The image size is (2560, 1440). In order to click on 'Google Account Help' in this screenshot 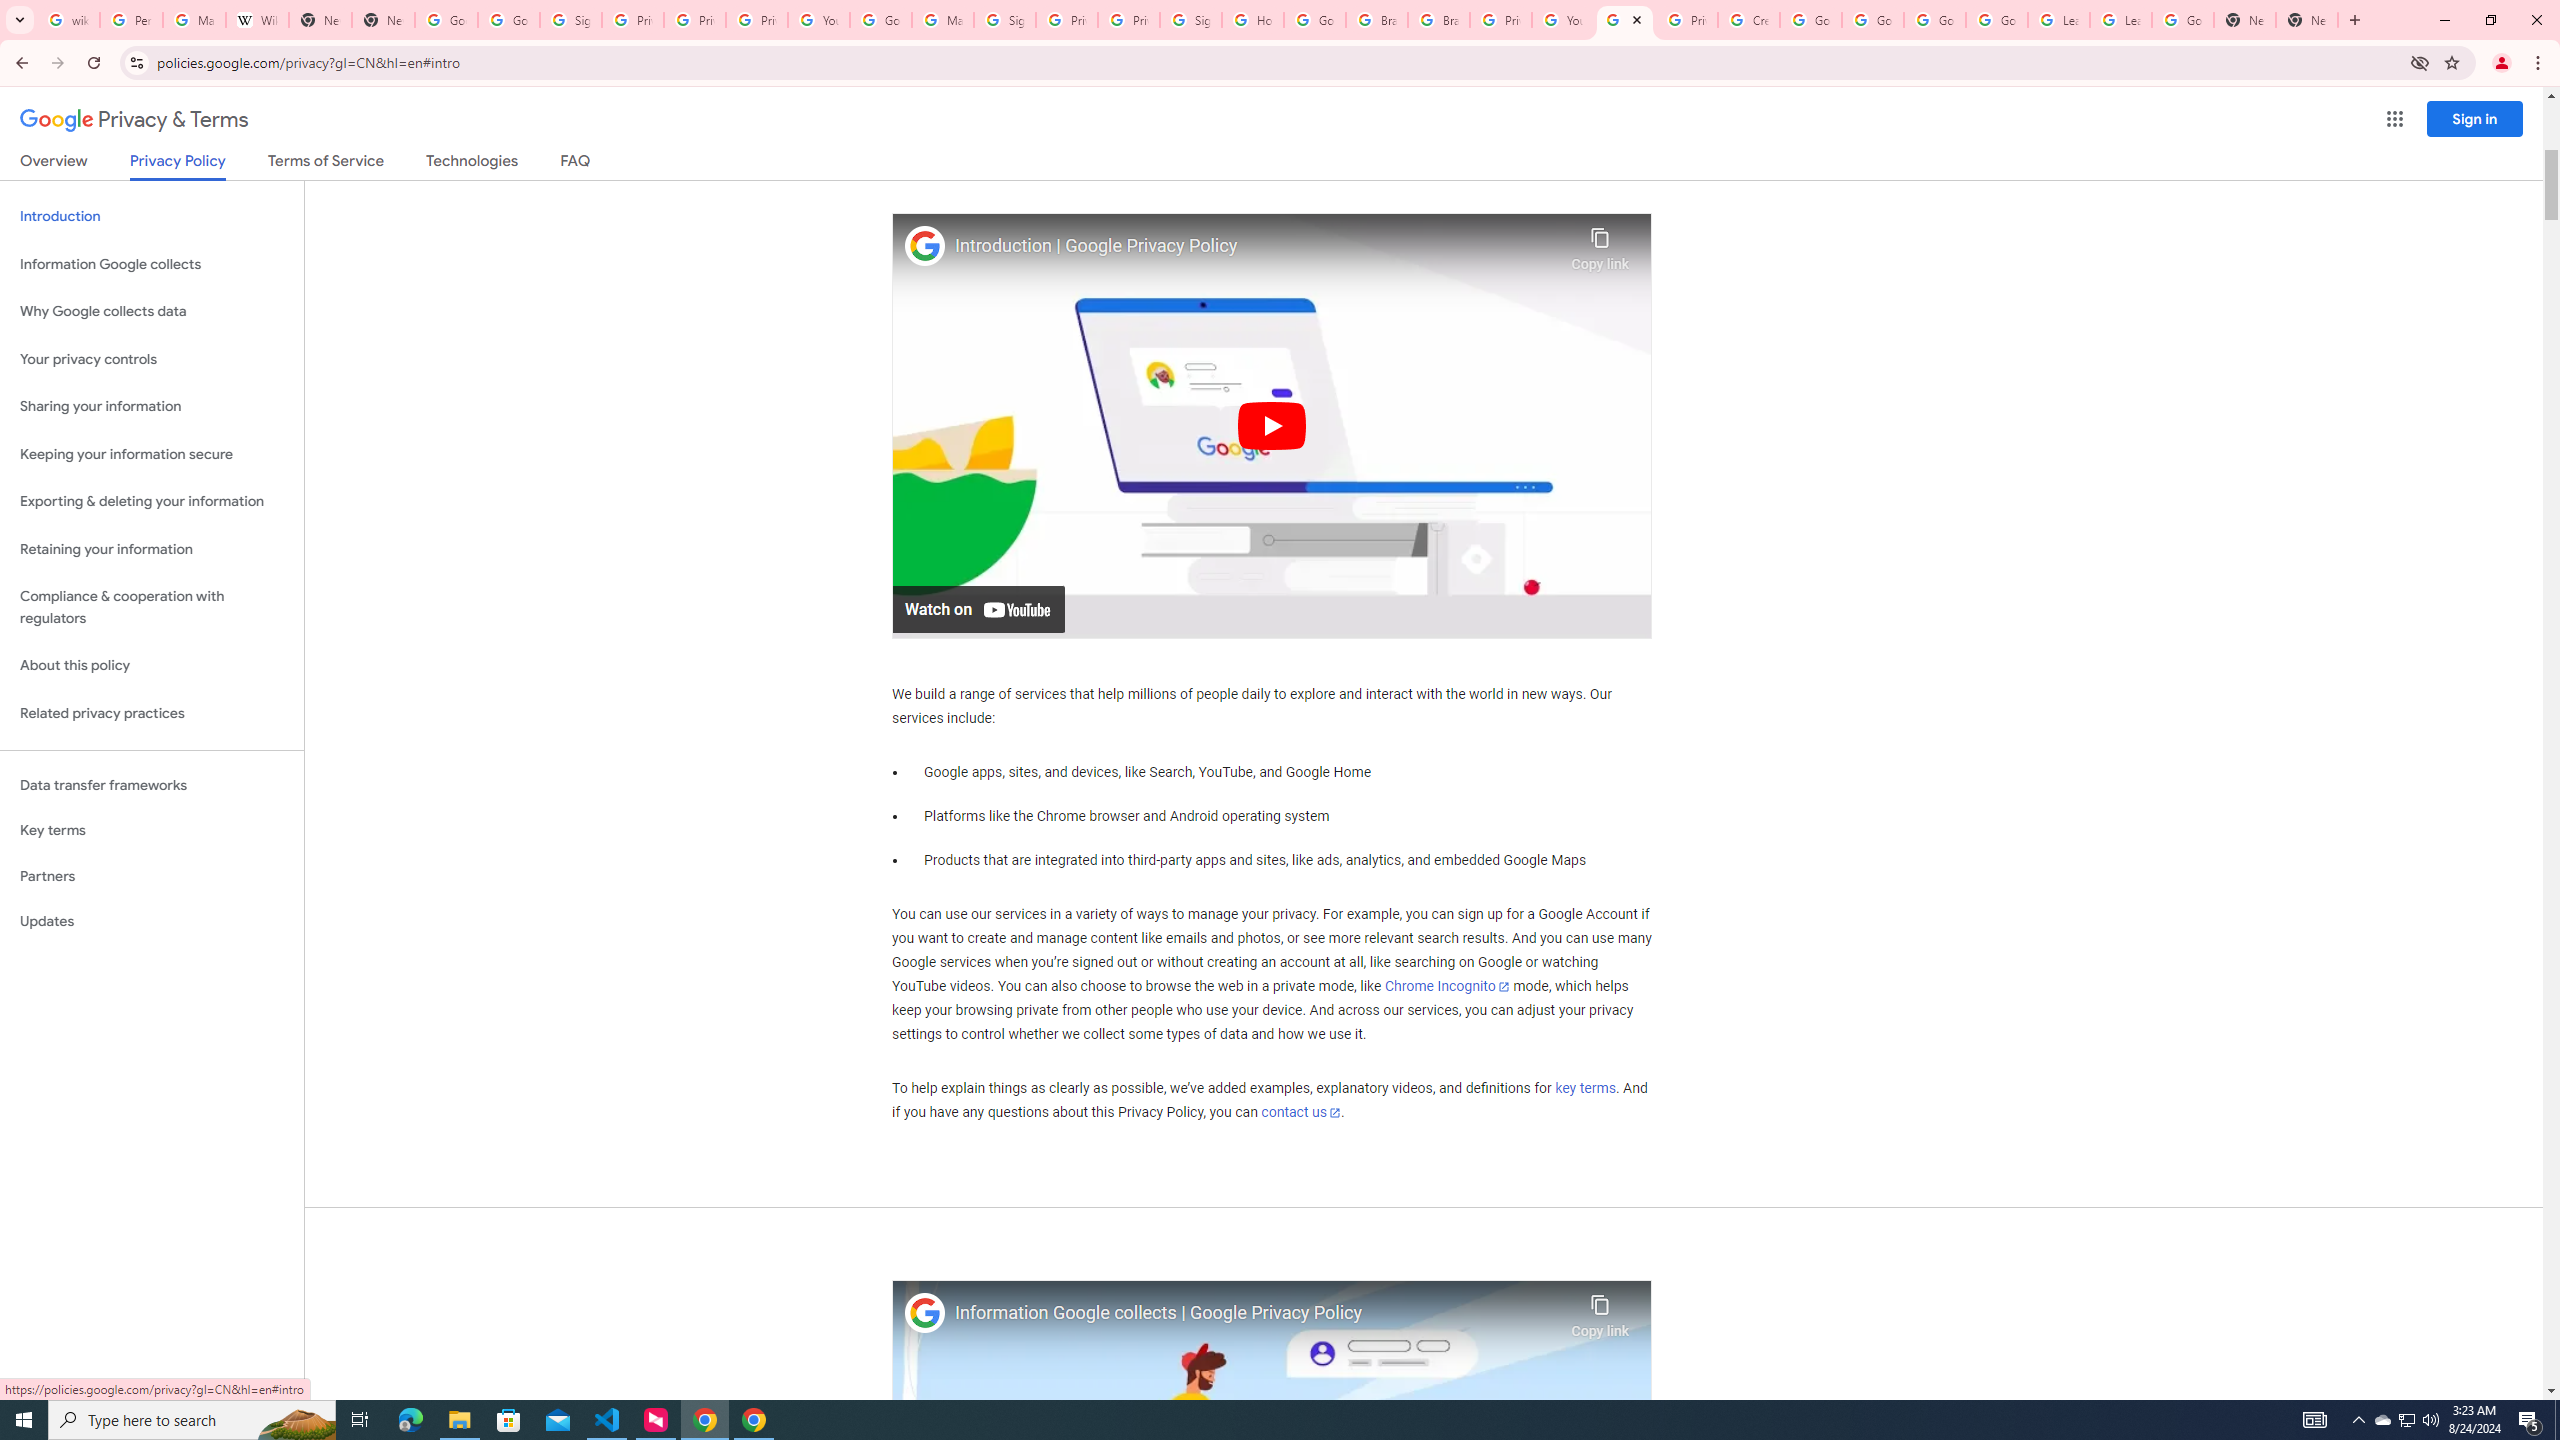, I will do `click(1871, 19)`.